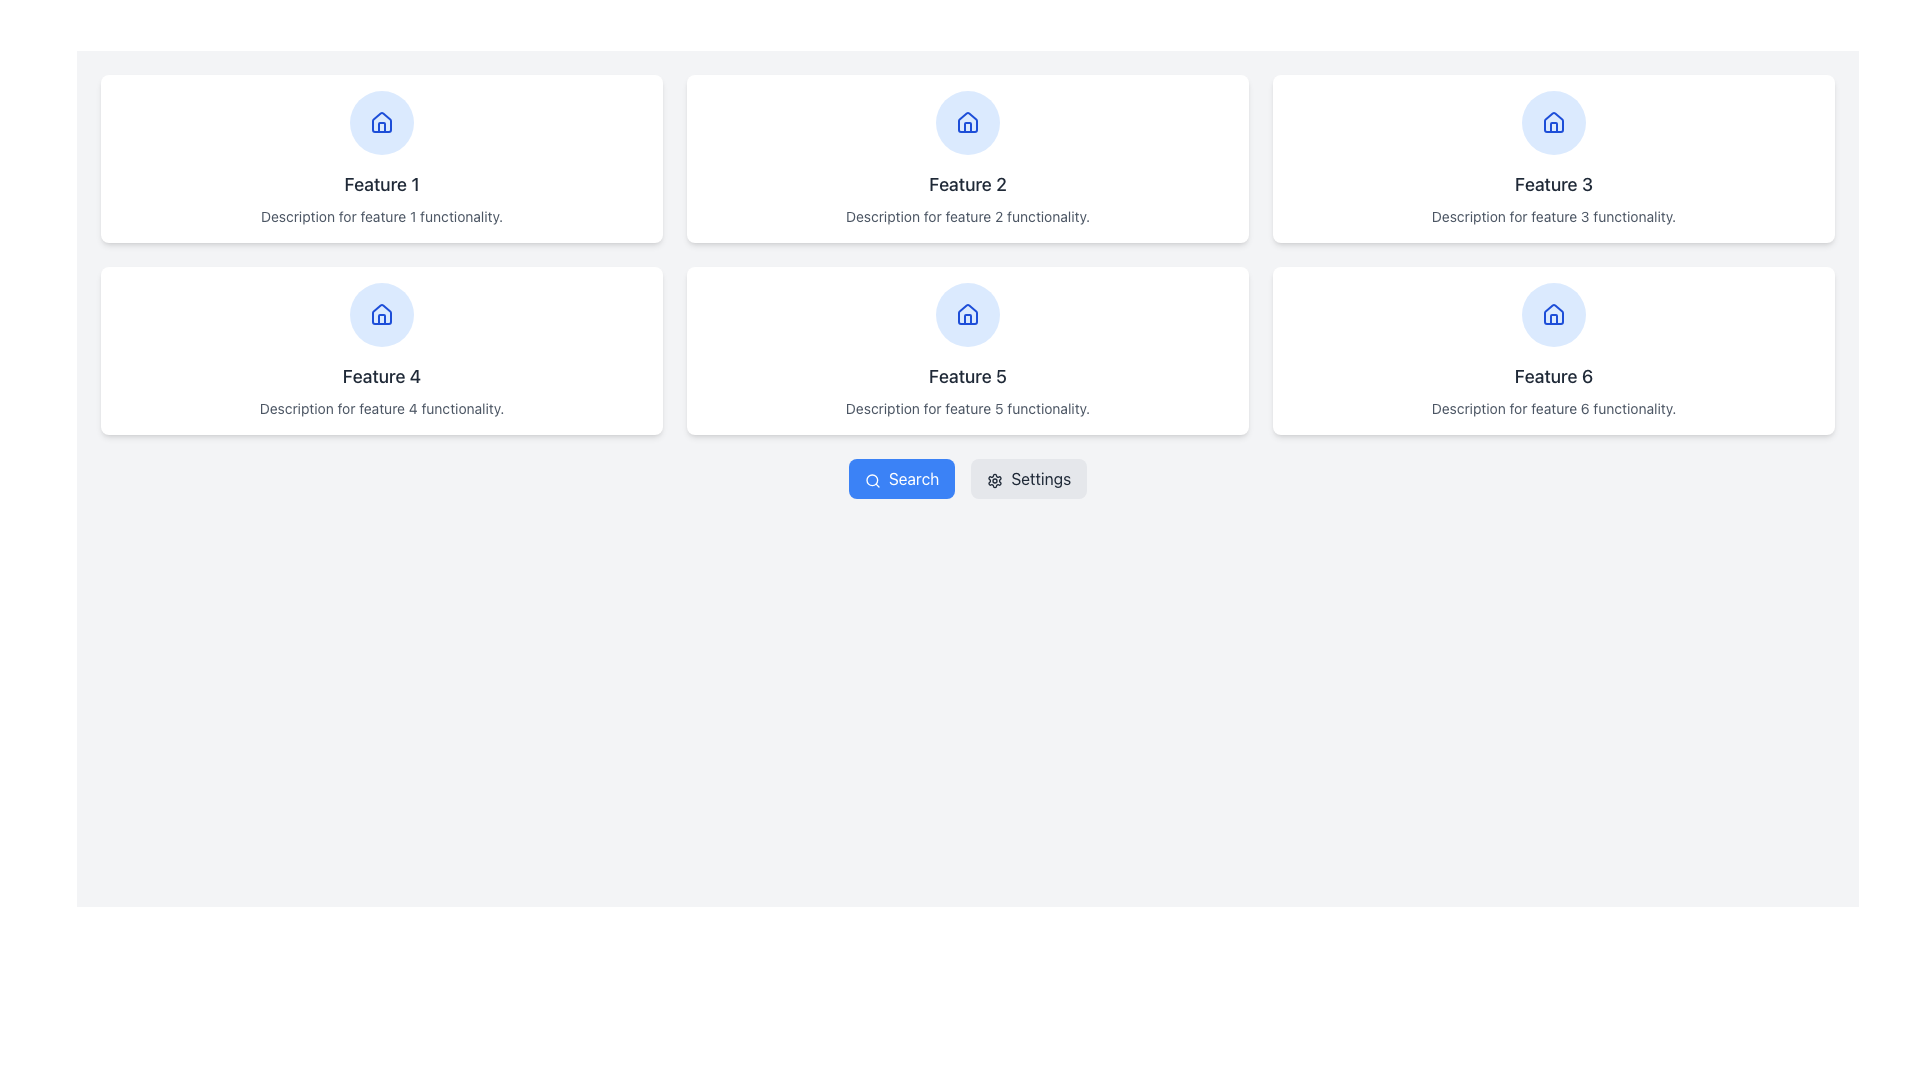 The width and height of the screenshot is (1920, 1080). Describe the element at coordinates (968, 123) in the screenshot. I see `the 'Feature 2' icon located in the first row, second column of the grid layout, centered above the card's title text 'Feature 2'` at that location.